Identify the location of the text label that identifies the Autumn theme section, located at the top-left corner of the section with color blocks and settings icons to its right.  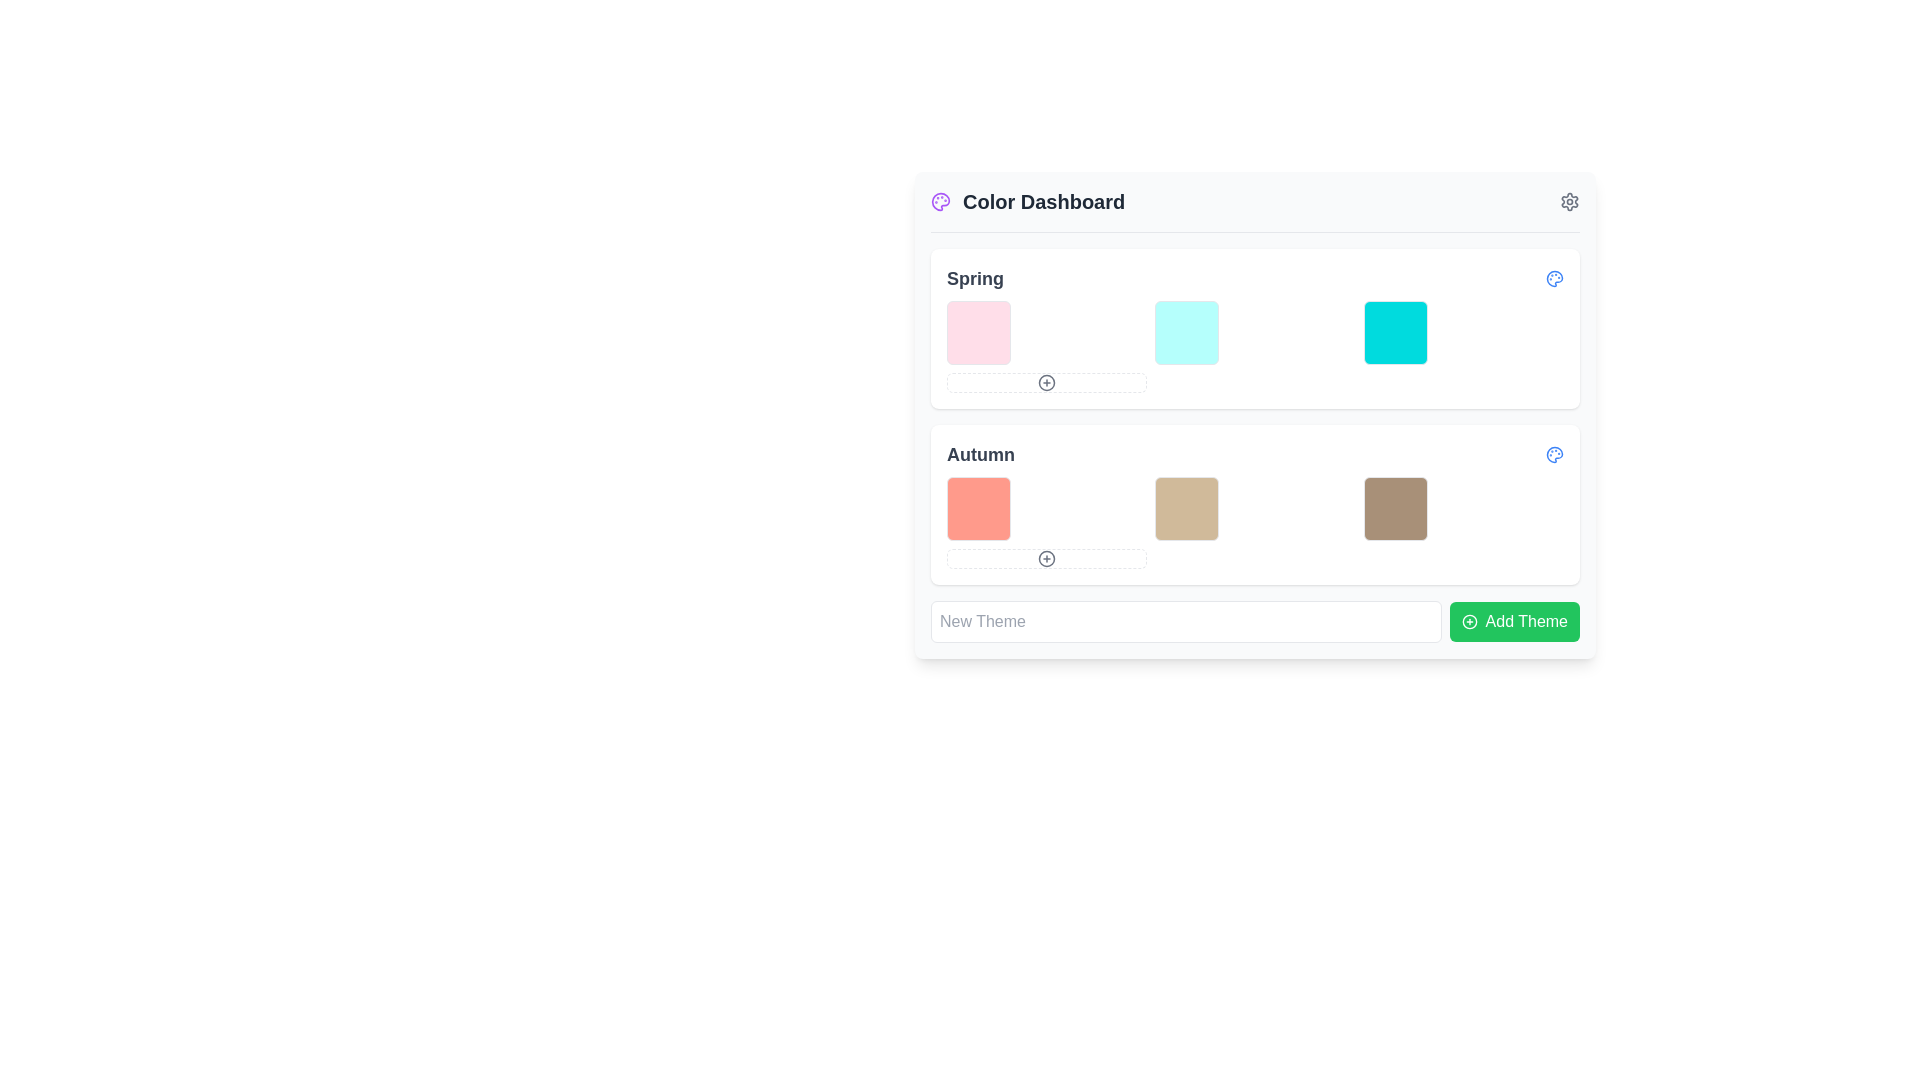
(980, 455).